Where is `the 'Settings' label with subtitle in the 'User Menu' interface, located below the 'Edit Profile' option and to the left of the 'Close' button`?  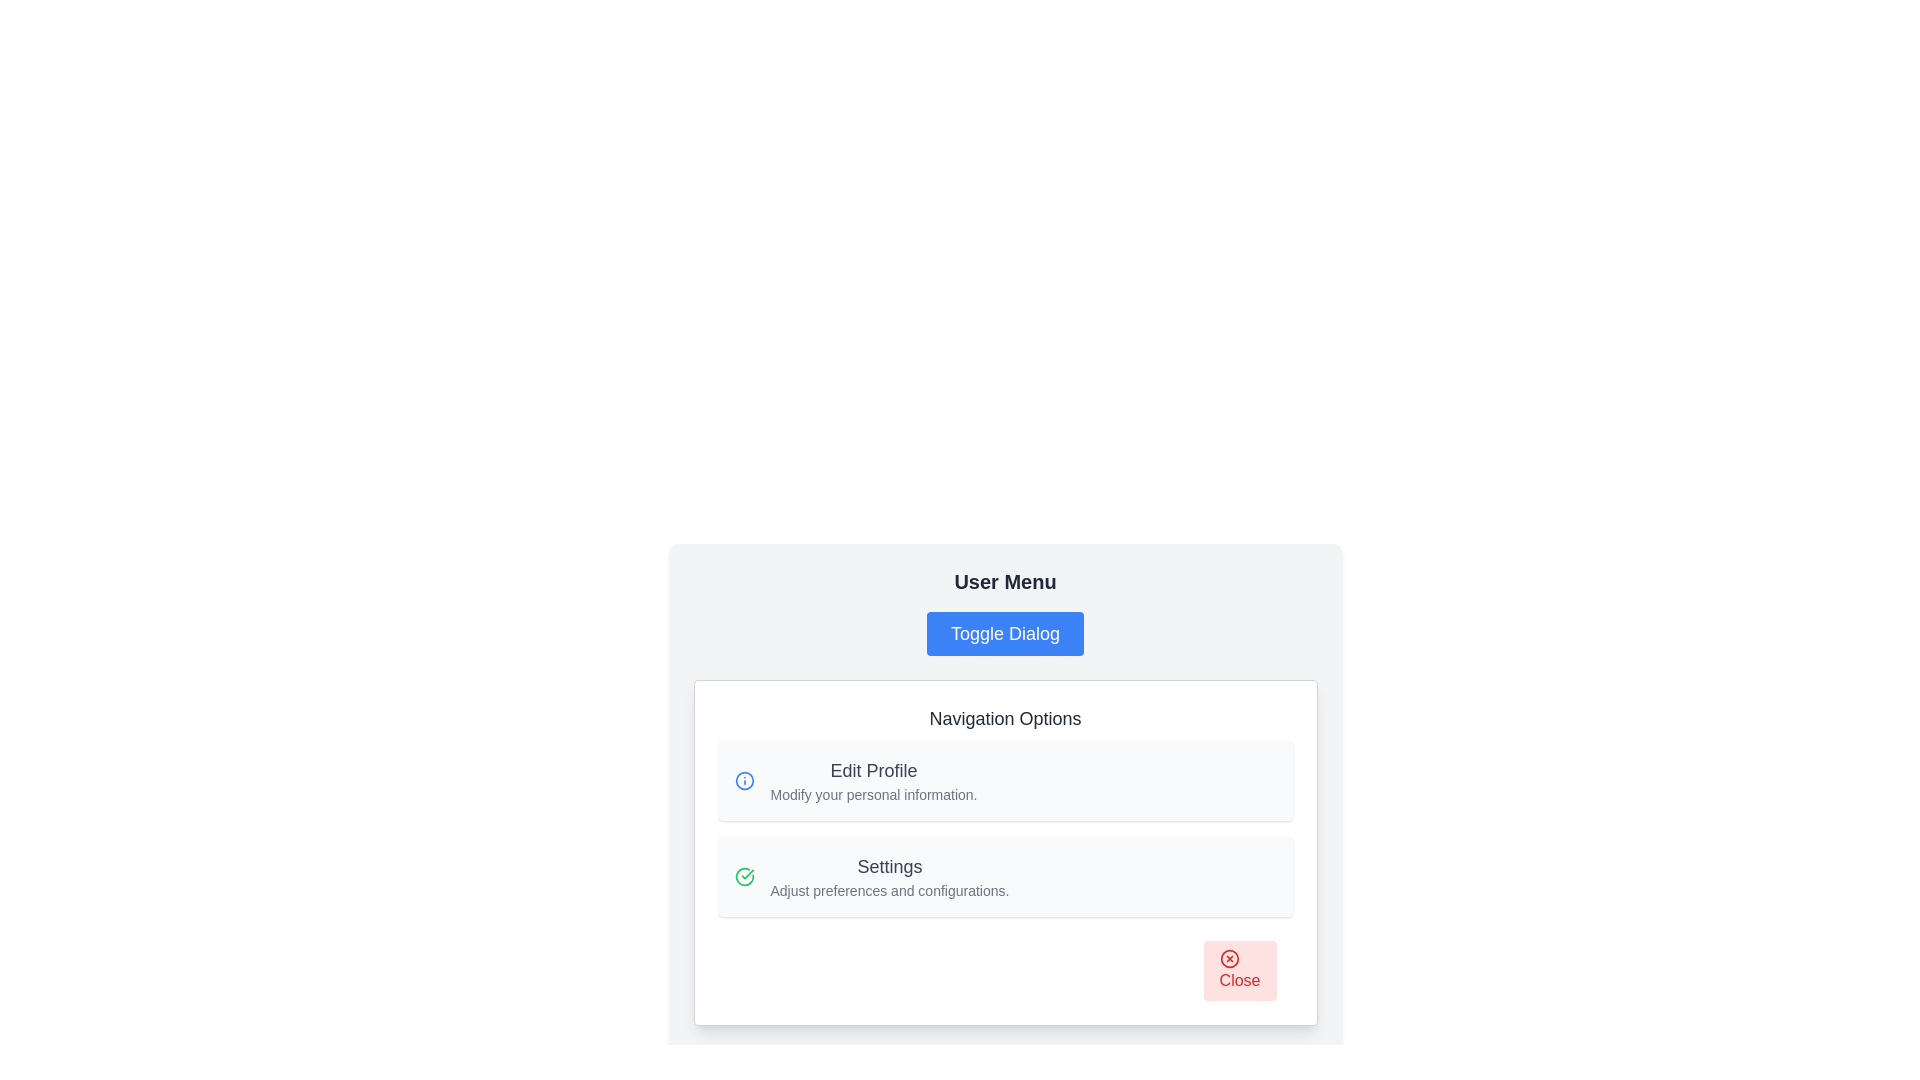 the 'Settings' label with subtitle in the 'User Menu' interface, located below the 'Edit Profile' option and to the left of the 'Close' button is located at coordinates (888, 875).